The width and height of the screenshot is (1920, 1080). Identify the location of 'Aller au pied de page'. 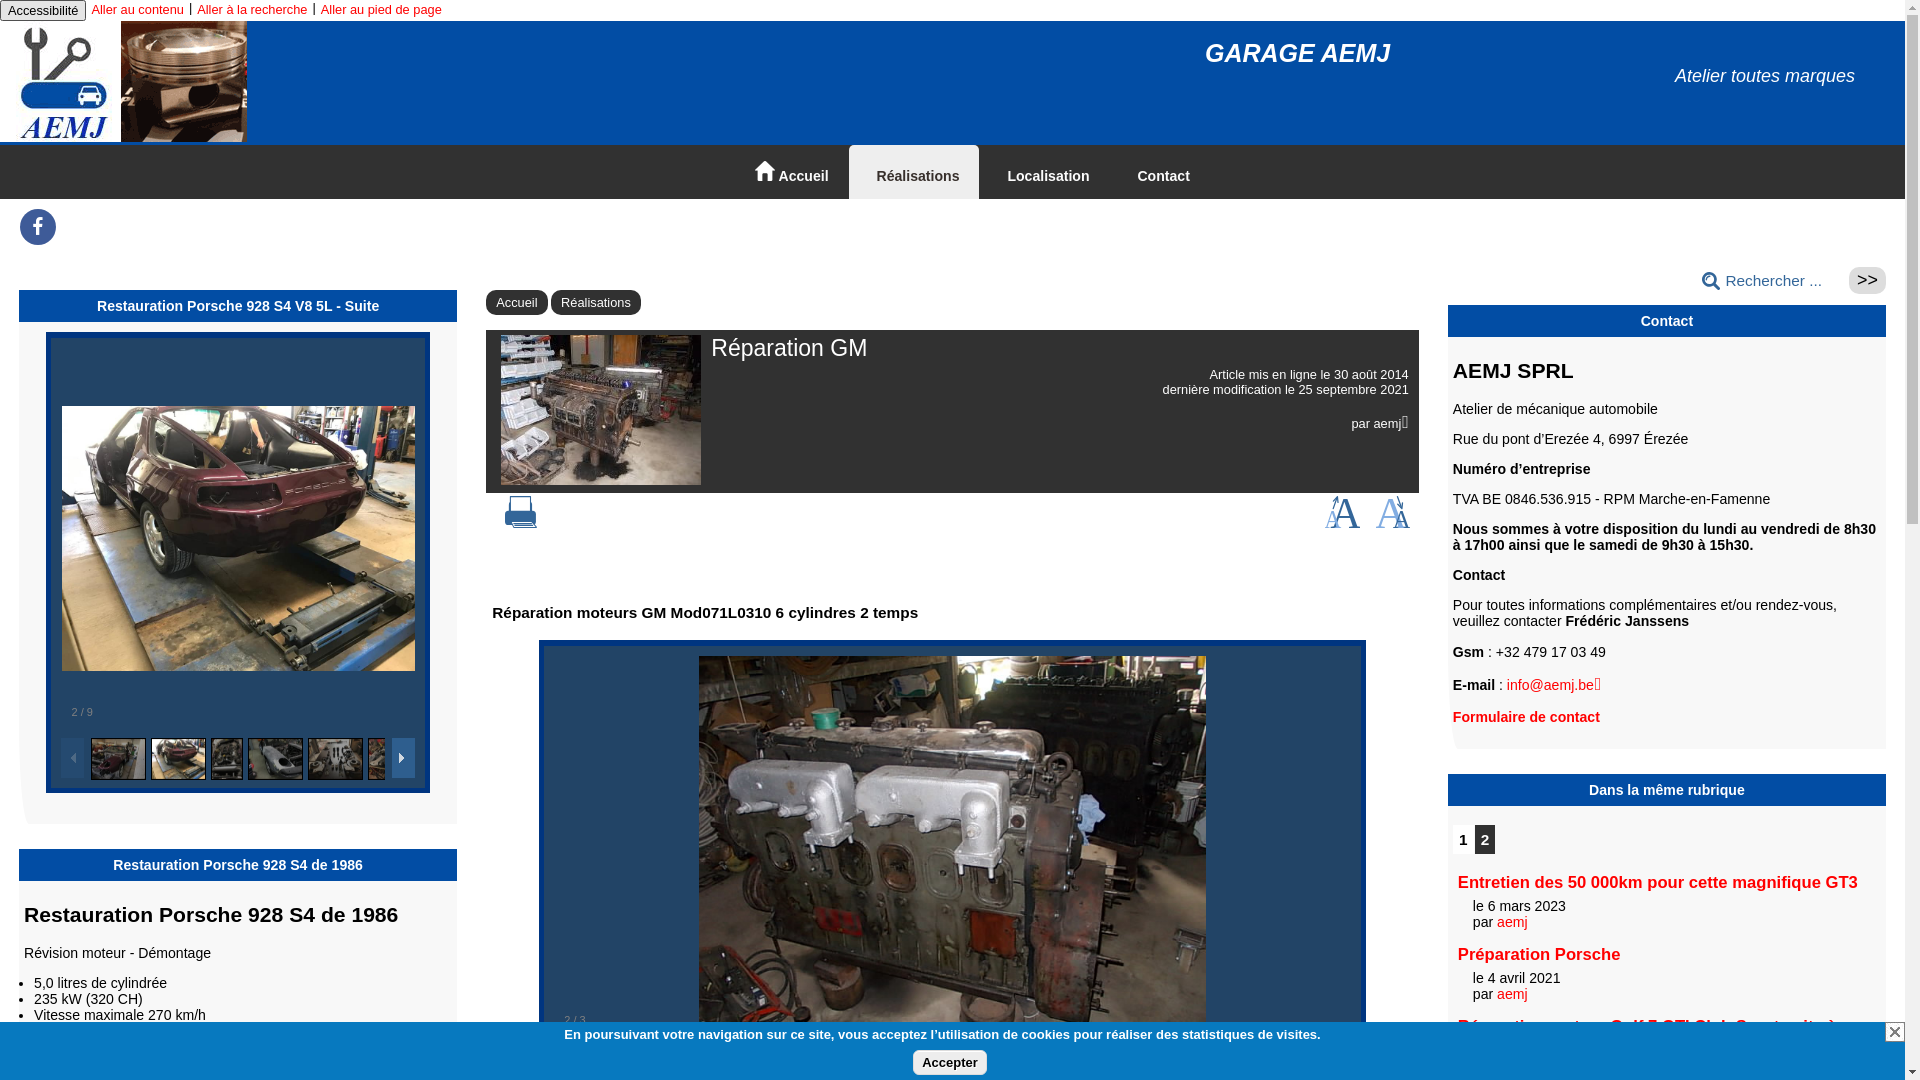
(321, 9).